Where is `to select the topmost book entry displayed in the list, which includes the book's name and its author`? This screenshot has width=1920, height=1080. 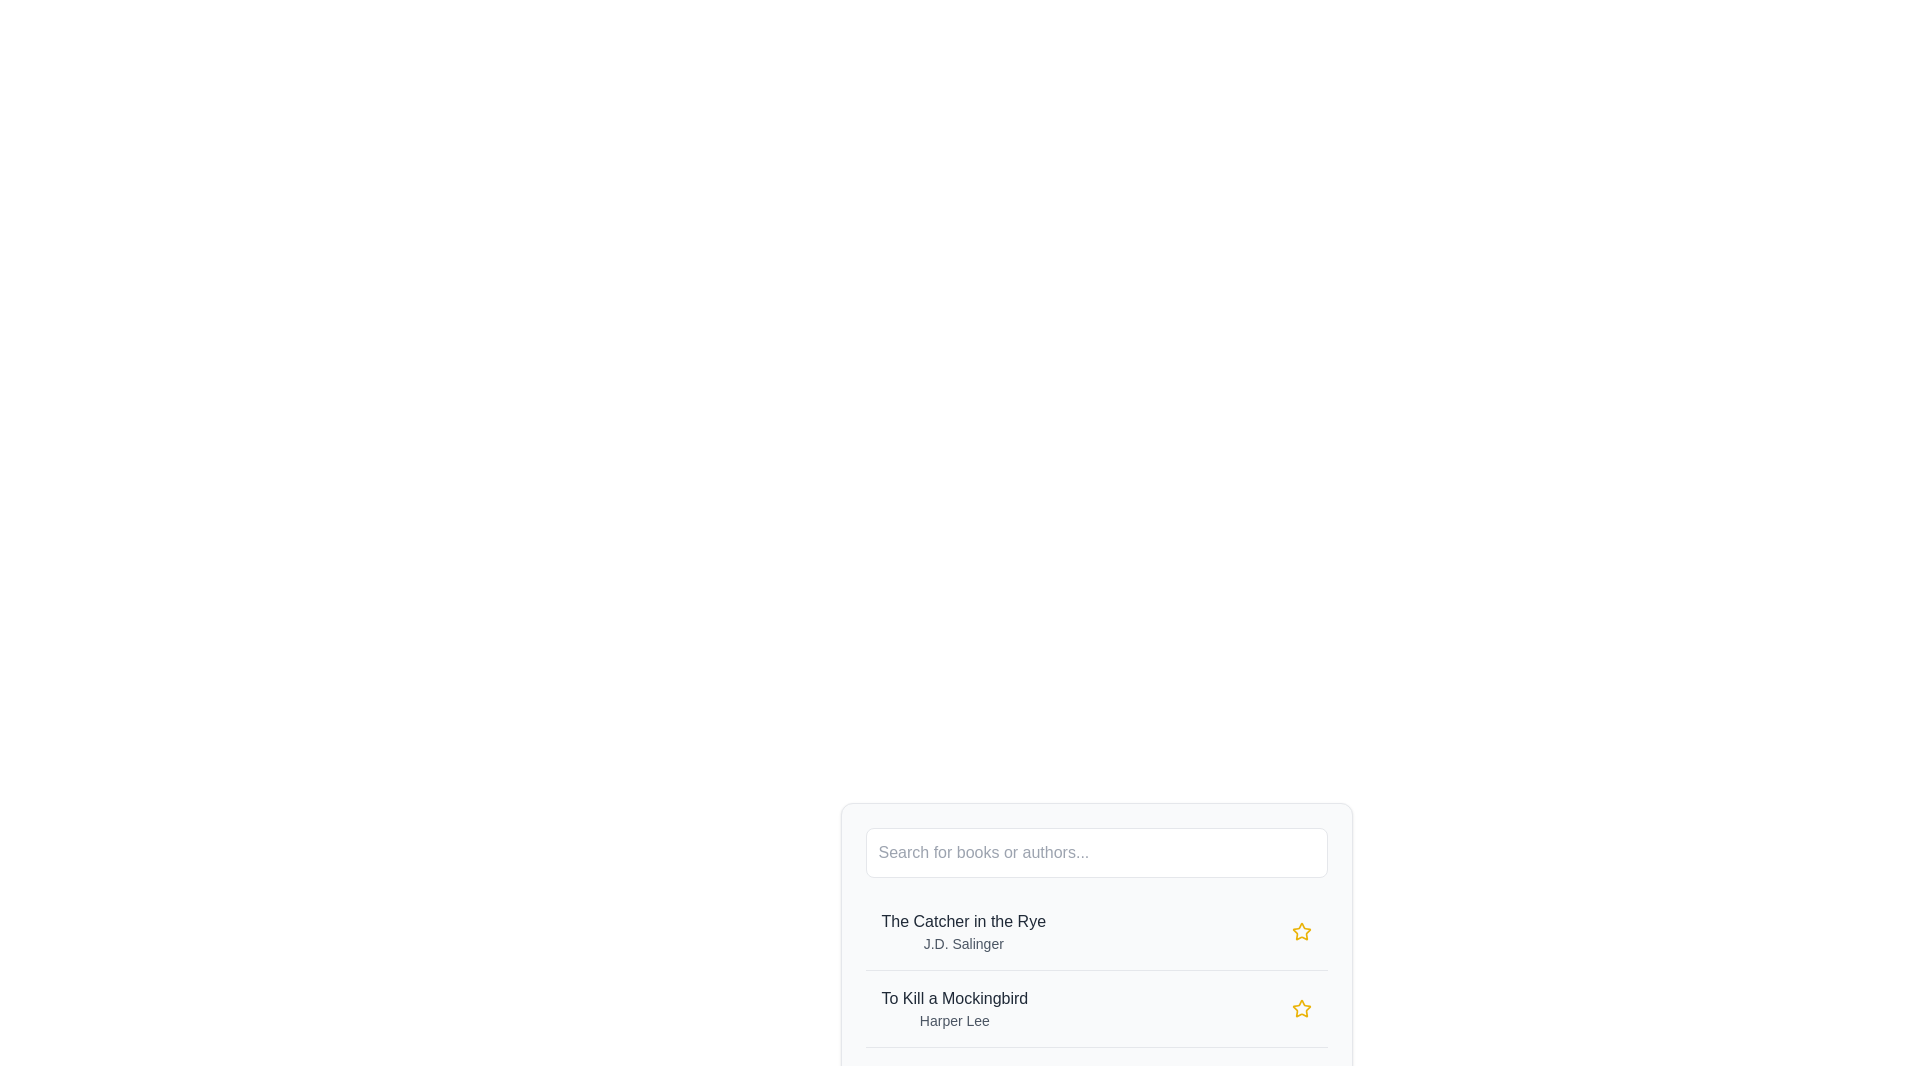 to select the topmost book entry displayed in the list, which includes the book's name and its author is located at coordinates (963, 932).